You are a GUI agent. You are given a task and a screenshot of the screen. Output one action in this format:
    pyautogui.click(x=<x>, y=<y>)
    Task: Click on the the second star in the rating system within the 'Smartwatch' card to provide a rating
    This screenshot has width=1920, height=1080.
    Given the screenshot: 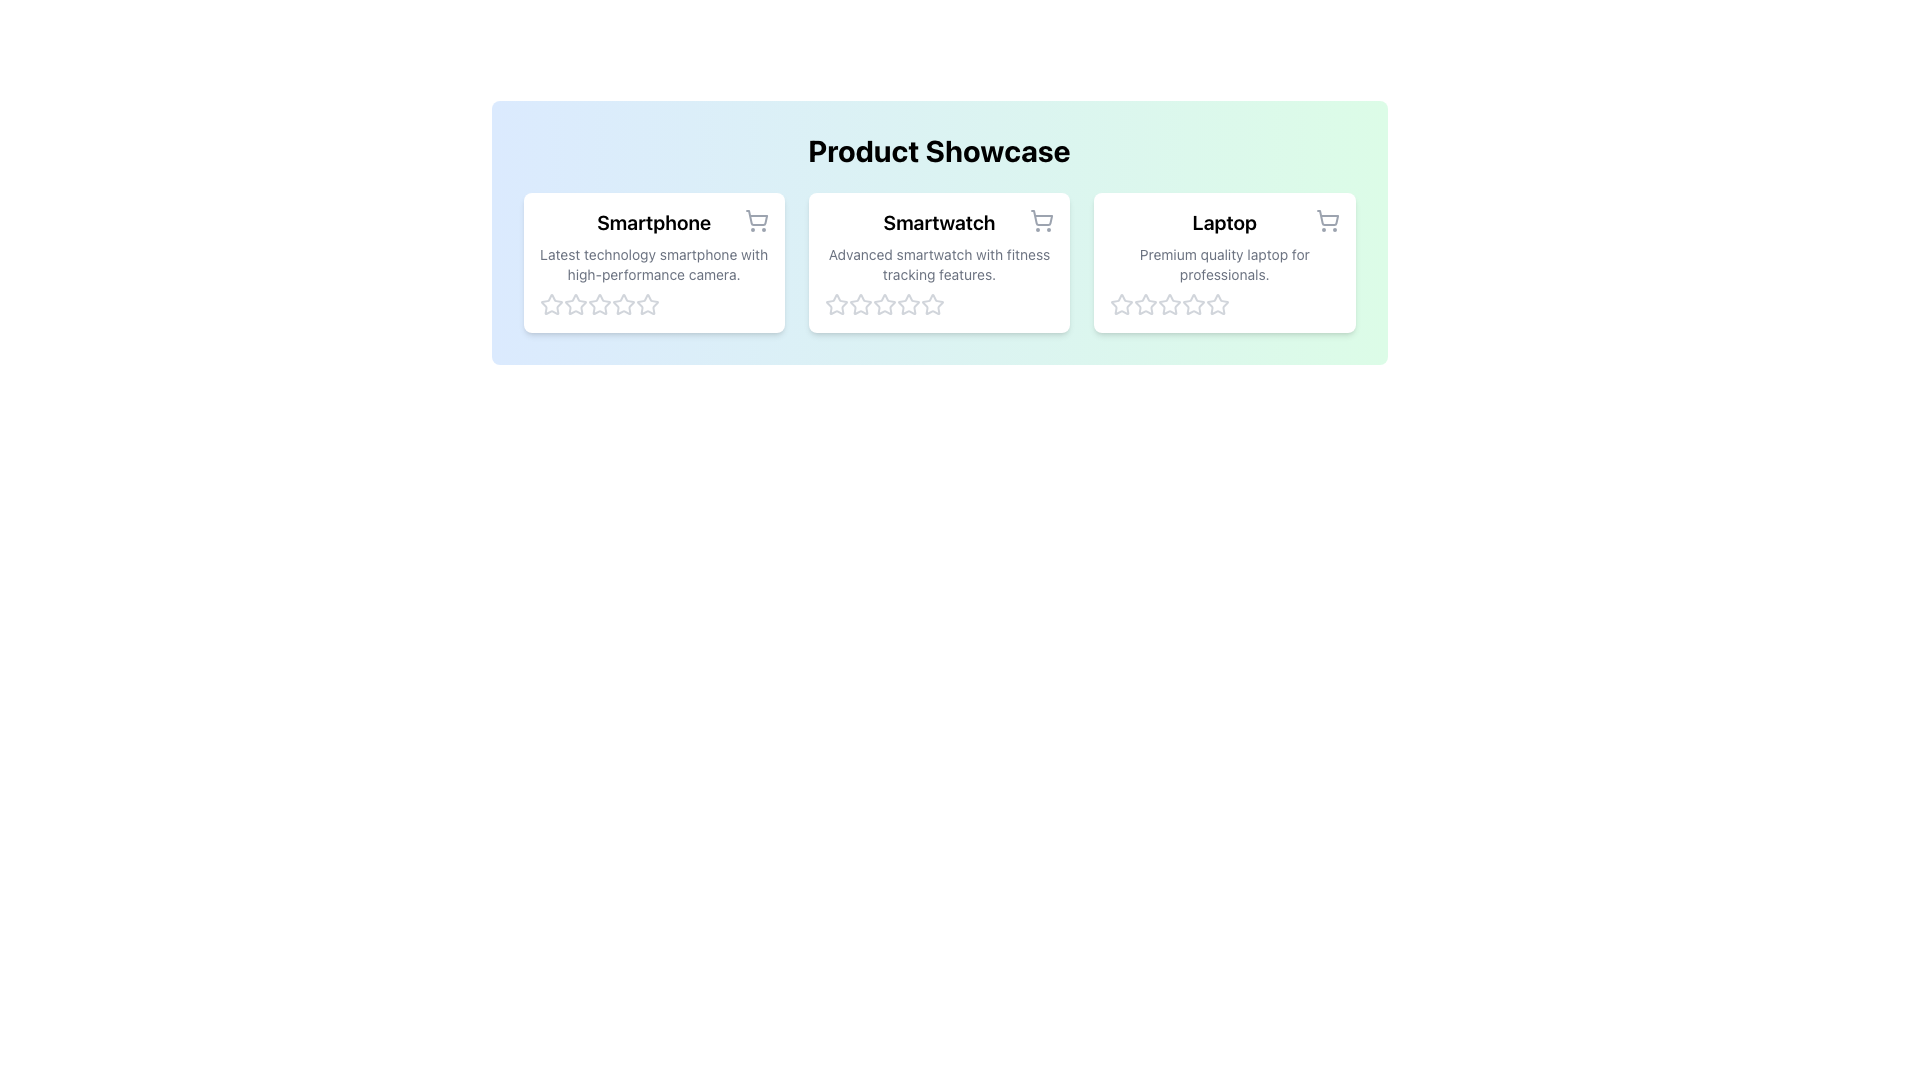 What is the action you would take?
    pyautogui.click(x=860, y=304)
    